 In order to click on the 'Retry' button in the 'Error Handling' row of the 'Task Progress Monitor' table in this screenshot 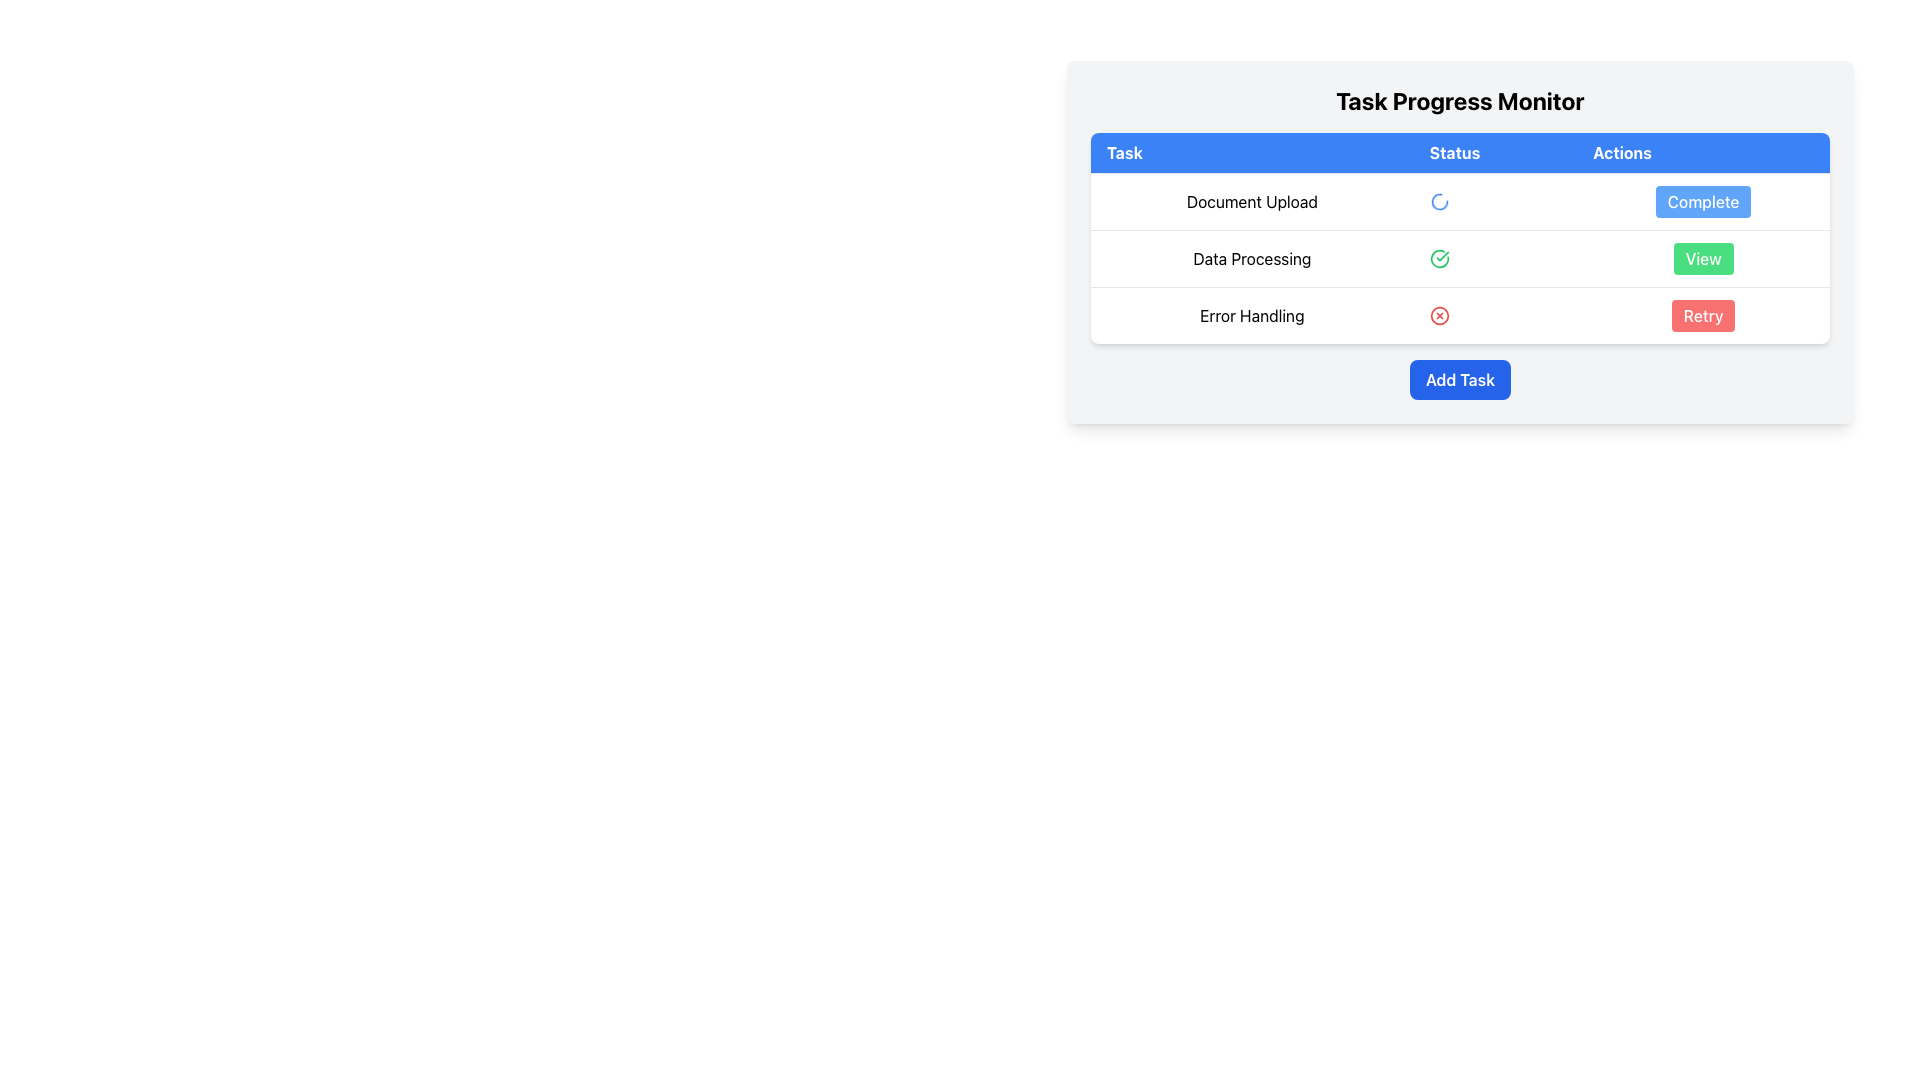, I will do `click(1702, 315)`.